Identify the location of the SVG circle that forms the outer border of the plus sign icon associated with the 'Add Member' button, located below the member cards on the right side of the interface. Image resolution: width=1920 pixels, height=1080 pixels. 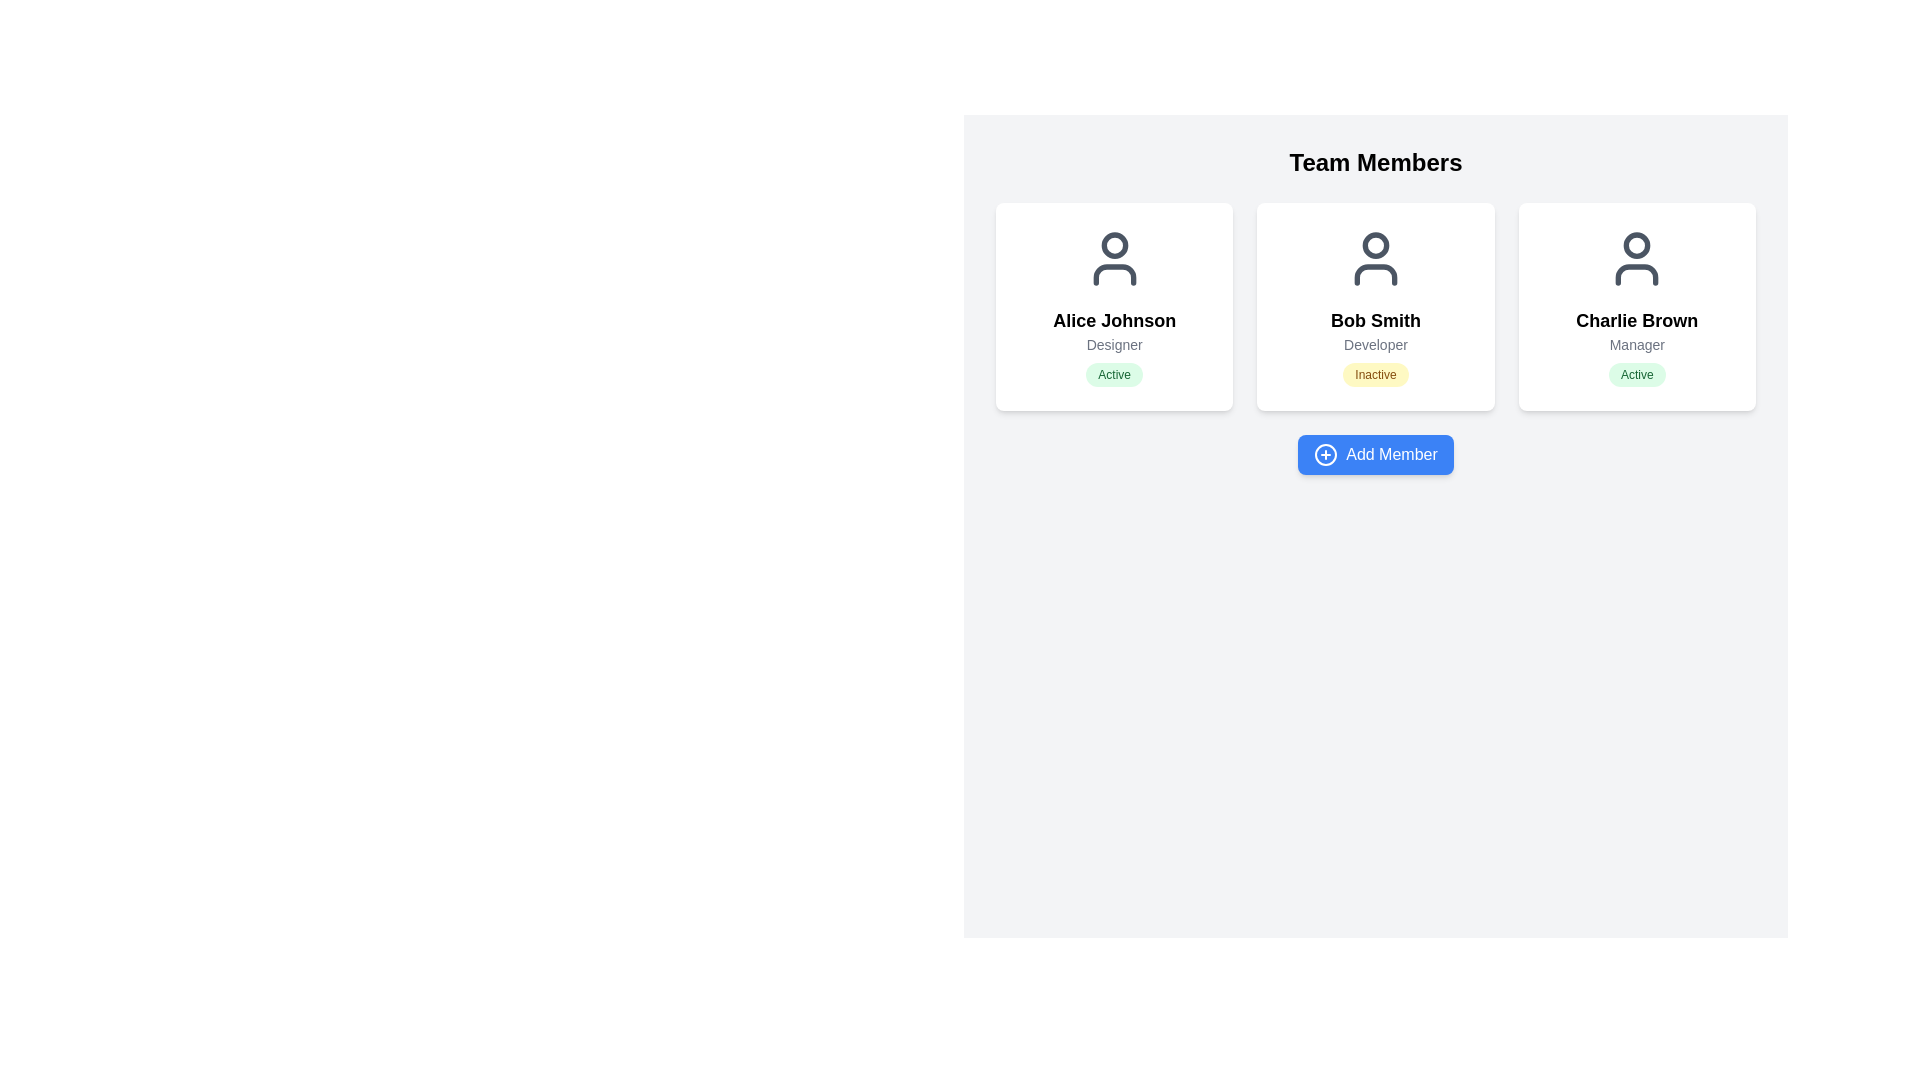
(1326, 455).